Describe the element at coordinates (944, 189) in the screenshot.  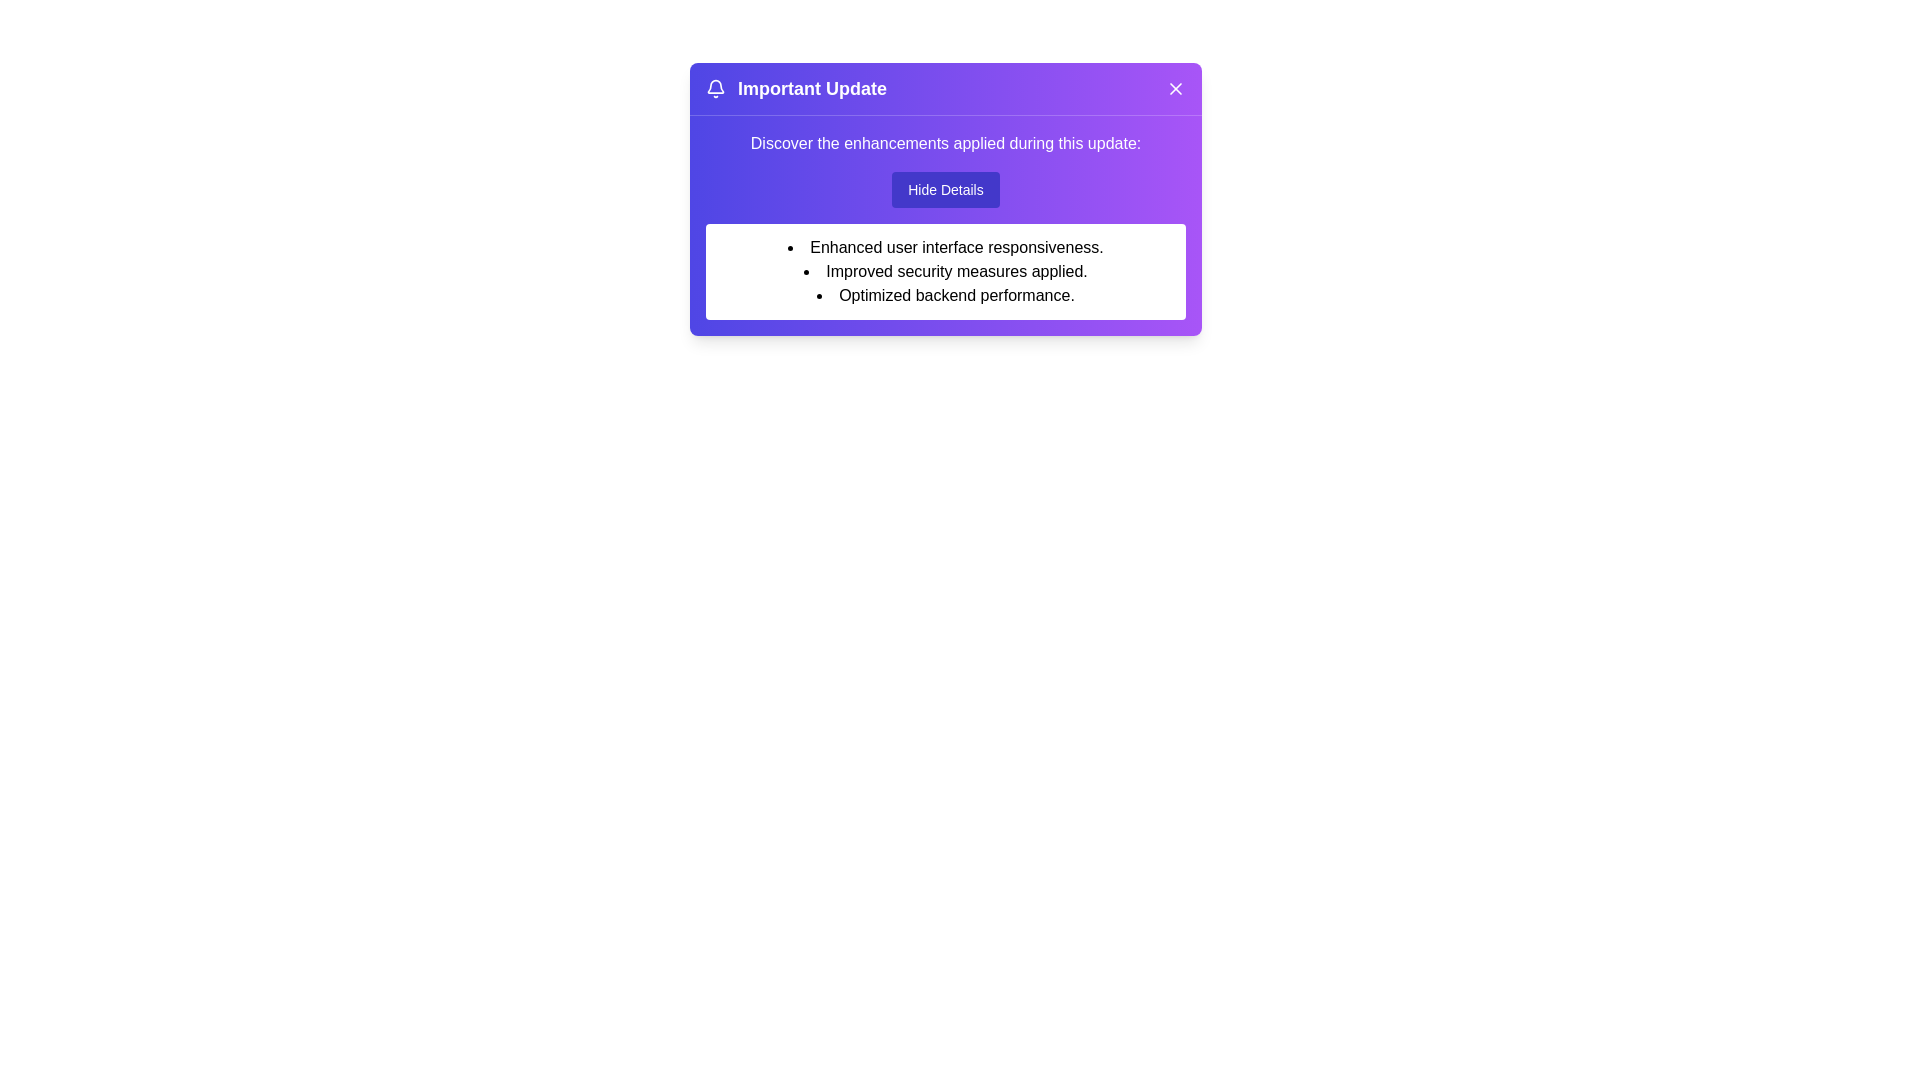
I see `the 'Hide Details' button to trigger the hover effect` at that location.